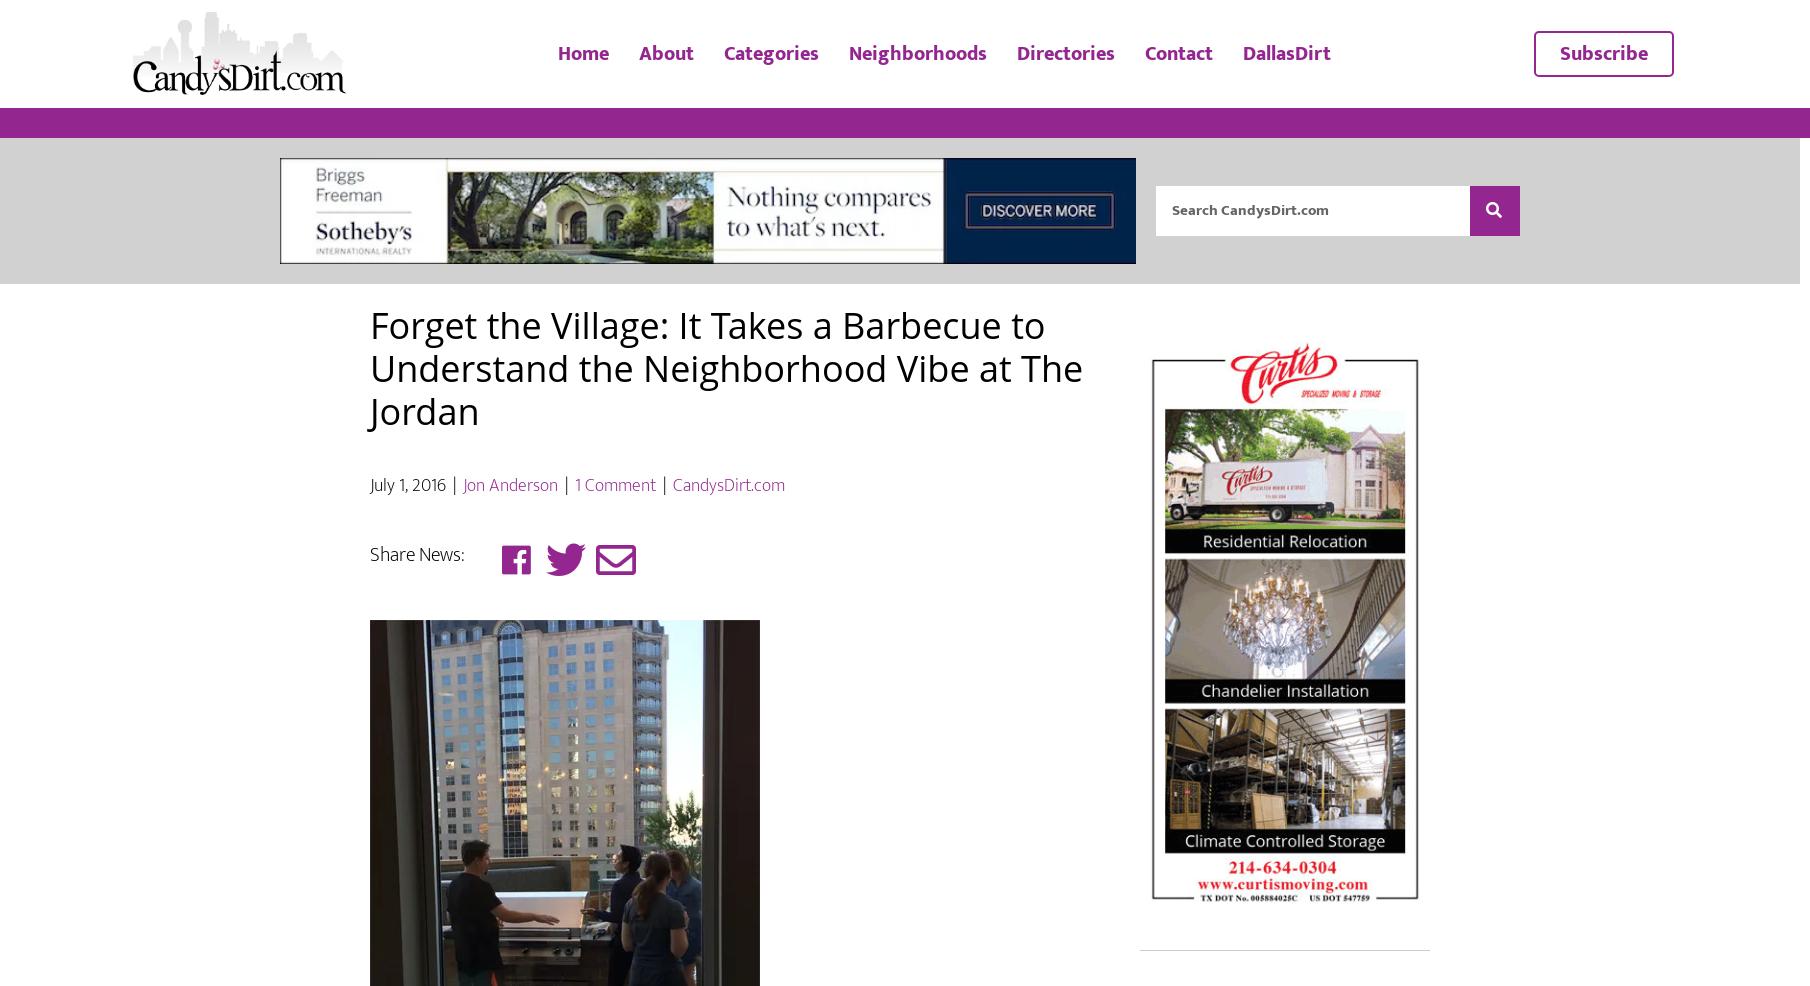  I want to click on 'Jon Anderson', so click(509, 542).